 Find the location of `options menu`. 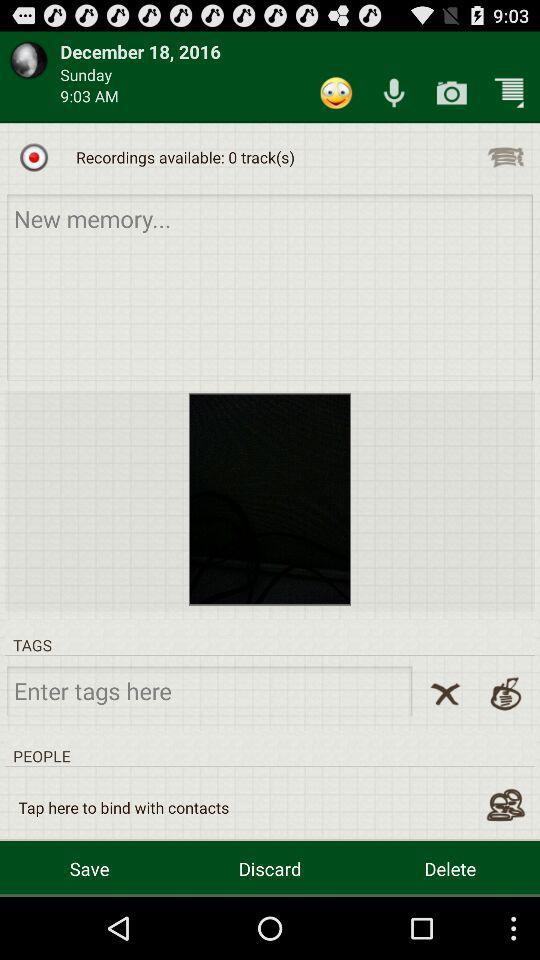

options menu is located at coordinates (504, 156).